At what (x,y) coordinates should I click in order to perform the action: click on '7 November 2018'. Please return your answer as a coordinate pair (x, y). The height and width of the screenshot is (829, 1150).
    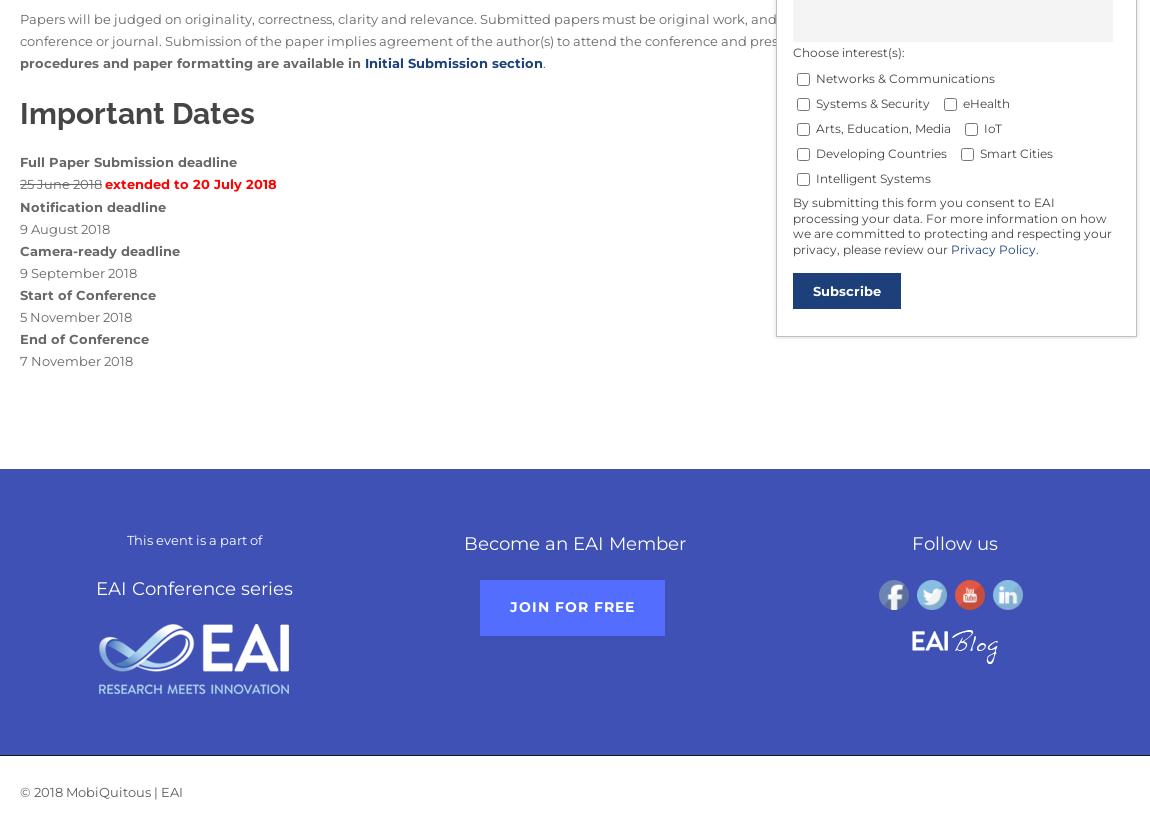
    Looking at the image, I should click on (75, 360).